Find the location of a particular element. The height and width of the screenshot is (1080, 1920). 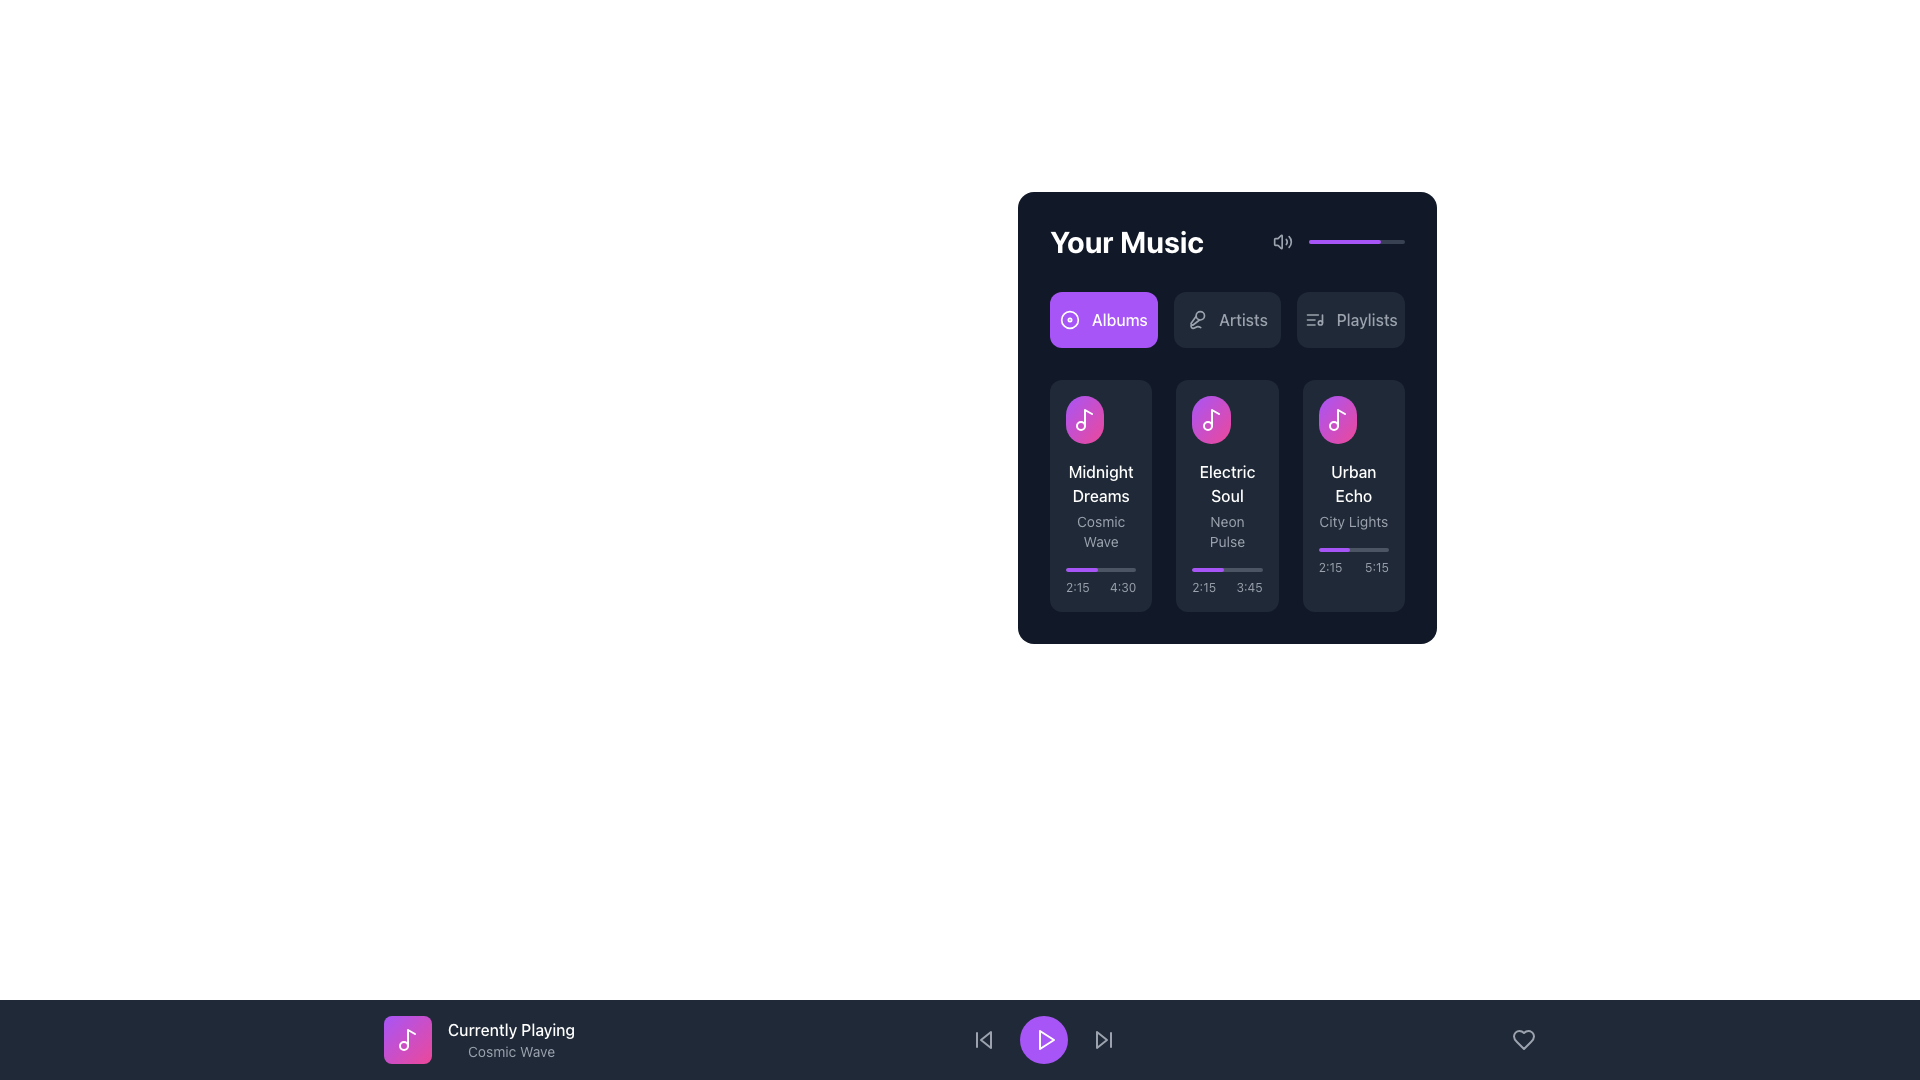

the volume control group labeled 'Your Music' is located at coordinates (1226, 241).